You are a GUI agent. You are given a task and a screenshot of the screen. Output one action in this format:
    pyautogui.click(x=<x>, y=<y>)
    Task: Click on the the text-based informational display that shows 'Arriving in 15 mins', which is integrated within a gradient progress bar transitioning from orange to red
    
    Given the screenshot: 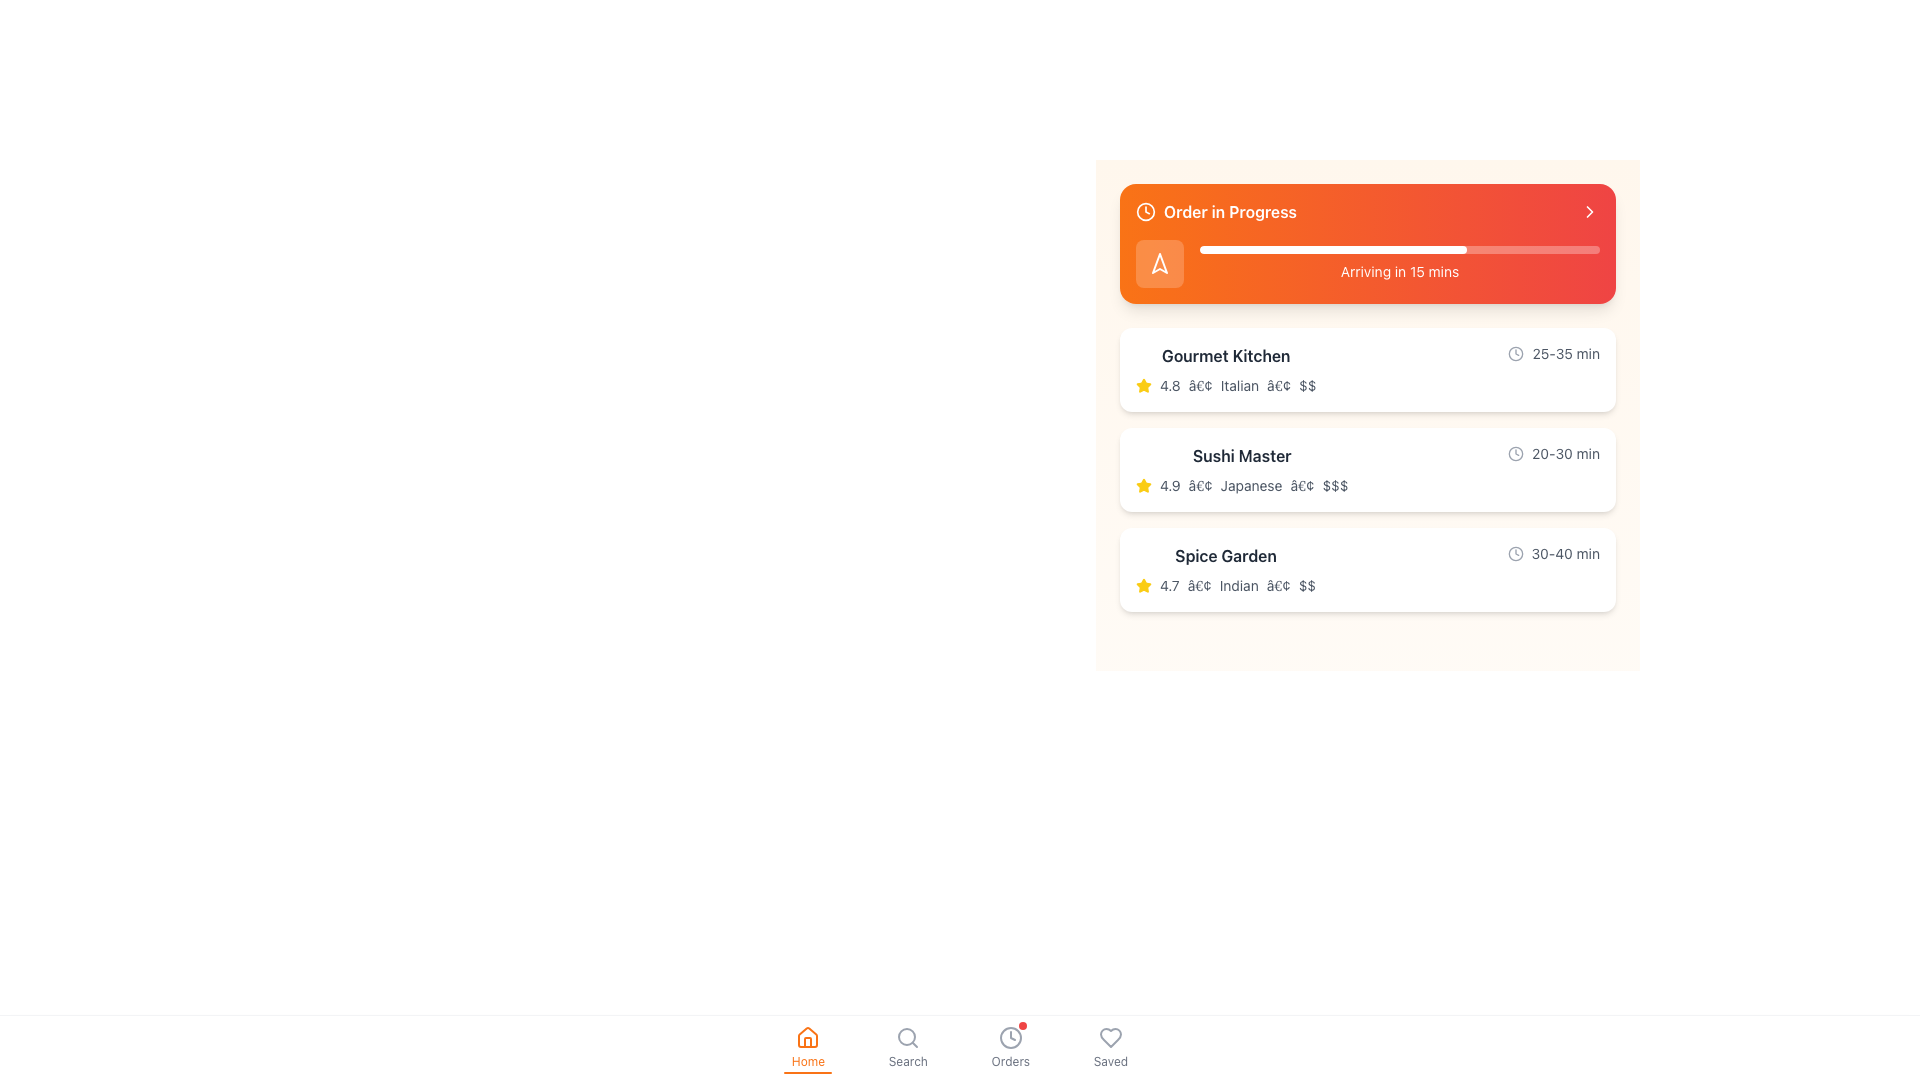 What is the action you would take?
    pyautogui.click(x=1367, y=262)
    